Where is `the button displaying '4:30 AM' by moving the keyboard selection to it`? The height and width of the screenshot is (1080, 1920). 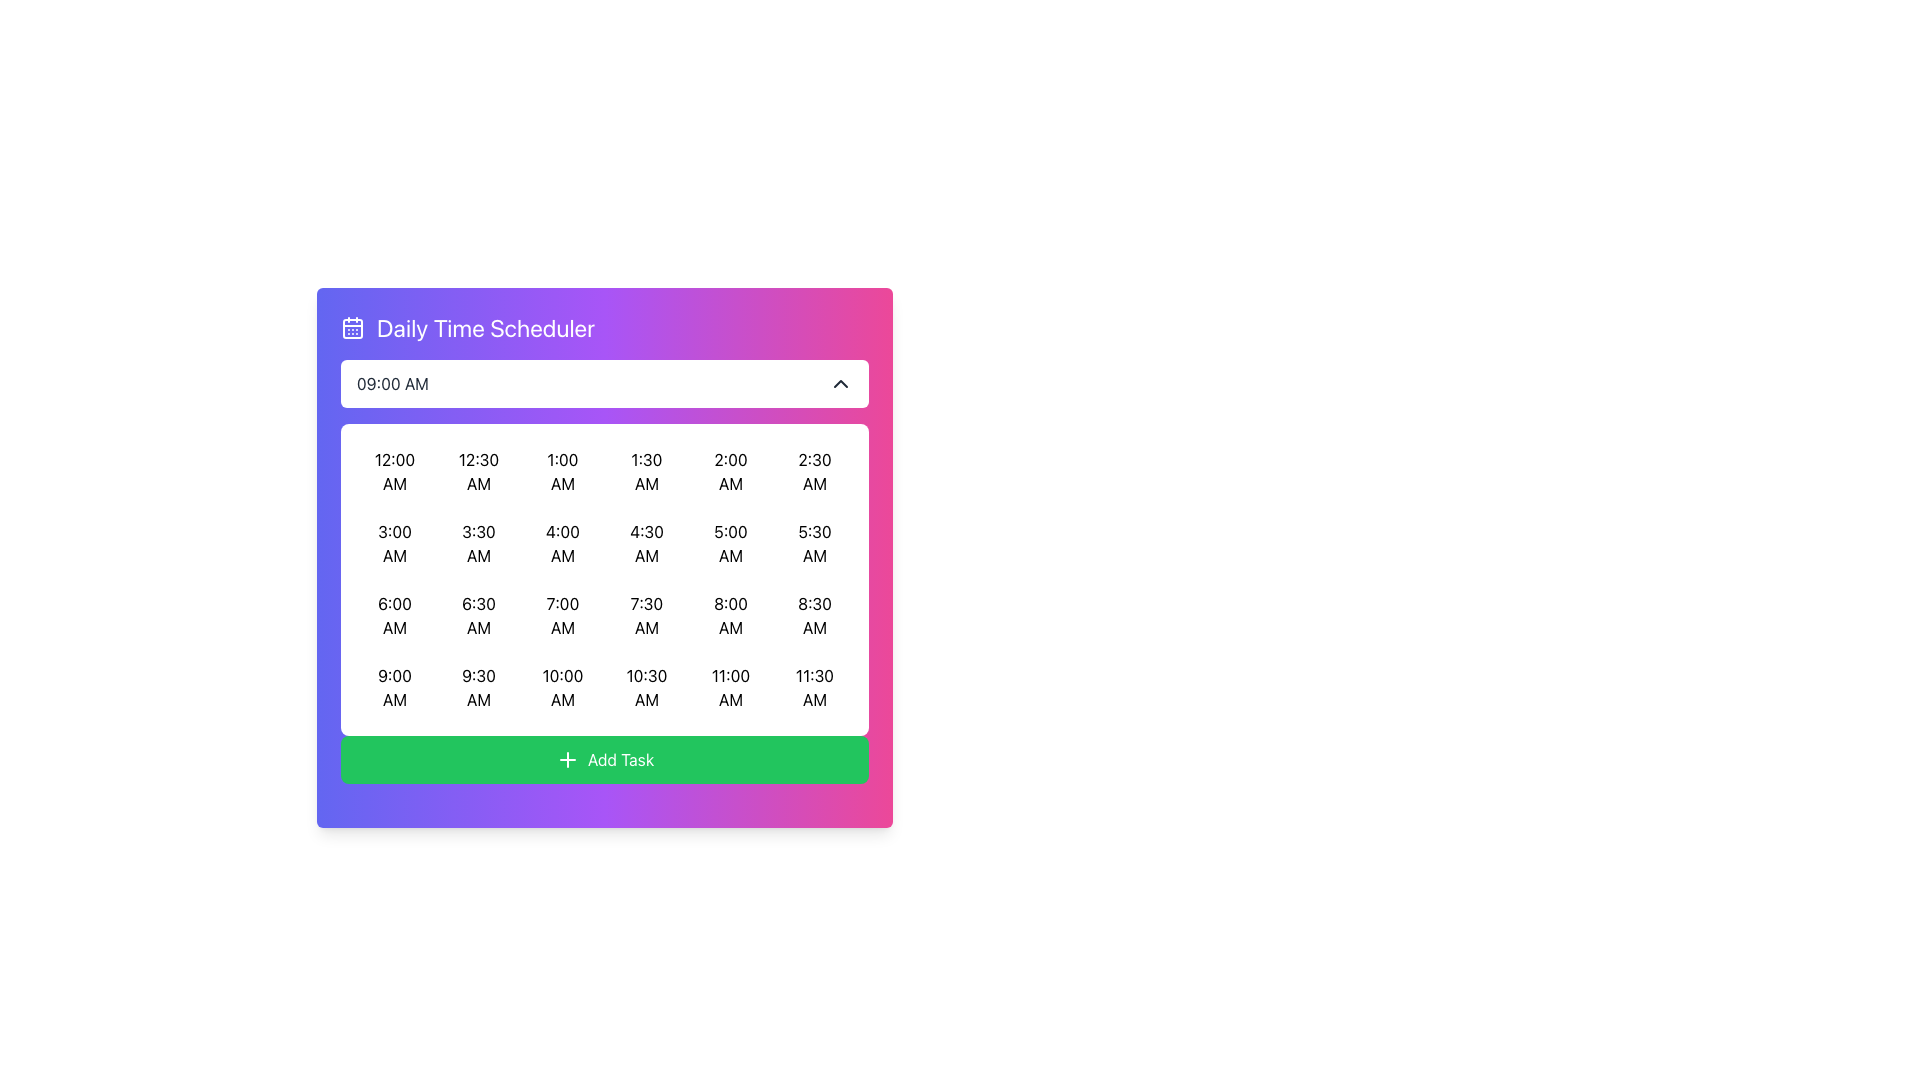
the button displaying '4:30 AM' by moving the keyboard selection to it is located at coordinates (647, 543).